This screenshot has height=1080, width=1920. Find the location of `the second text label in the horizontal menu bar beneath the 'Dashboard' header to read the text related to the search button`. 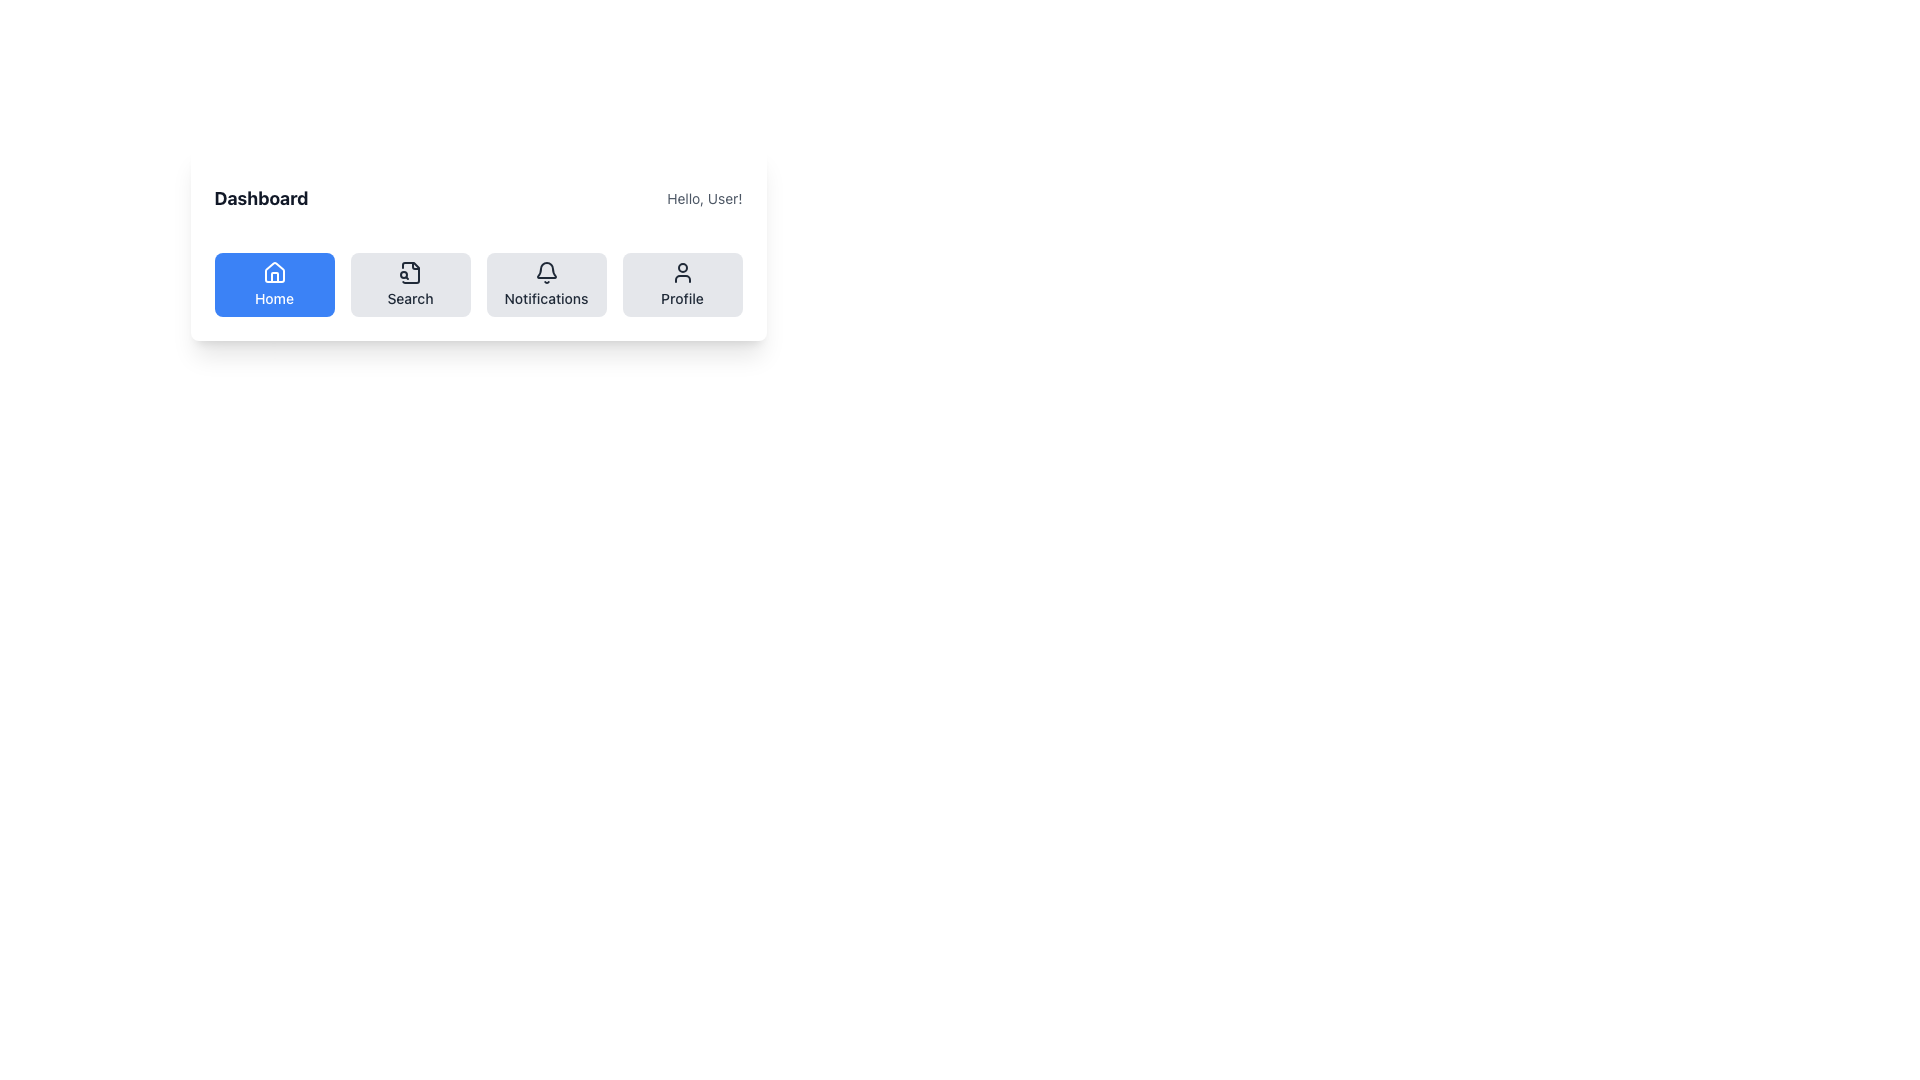

the second text label in the horizontal menu bar beneath the 'Dashboard' header to read the text related to the search button is located at coordinates (409, 299).